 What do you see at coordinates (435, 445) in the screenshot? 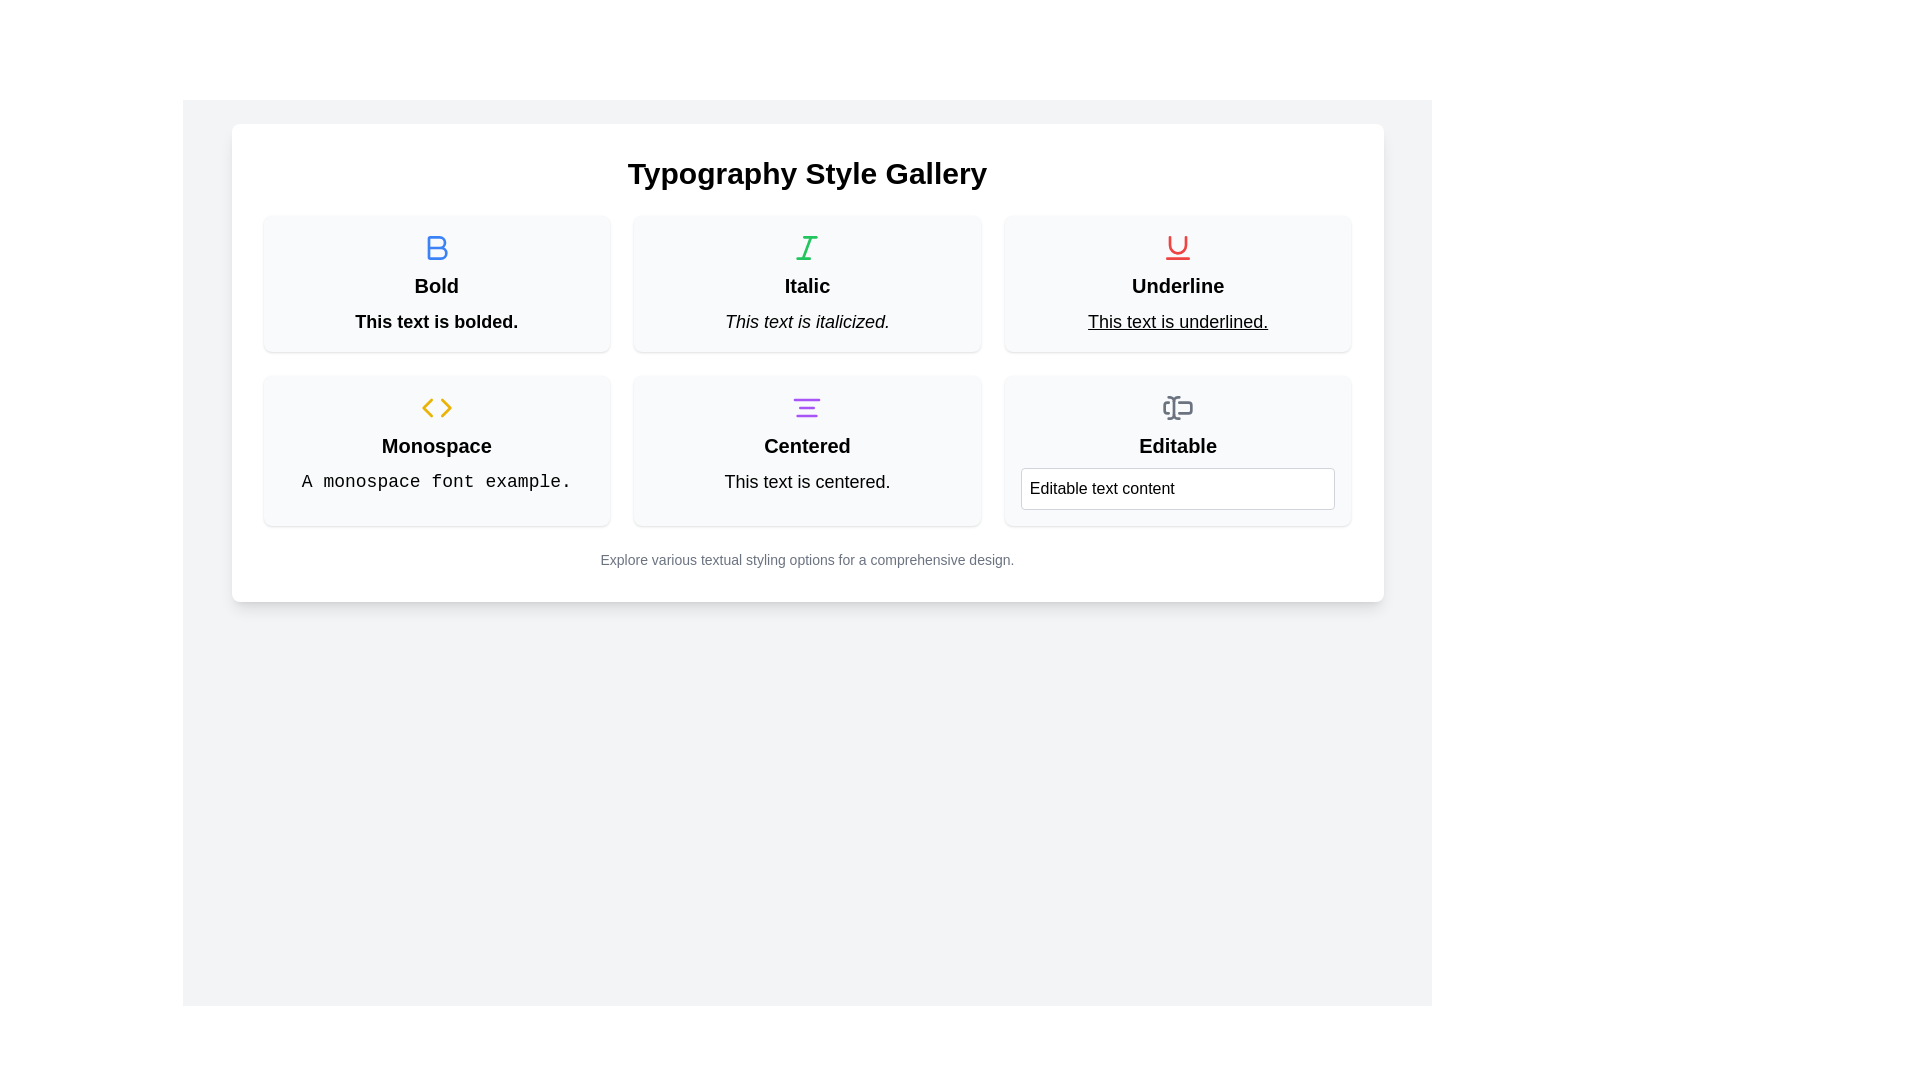
I see `'Monospace' text label, which is styled in a bold and large font, located in the lower-left card of a 2x3 grid, positioned above a descriptive text and below a coding tags icon` at bounding box center [435, 445].